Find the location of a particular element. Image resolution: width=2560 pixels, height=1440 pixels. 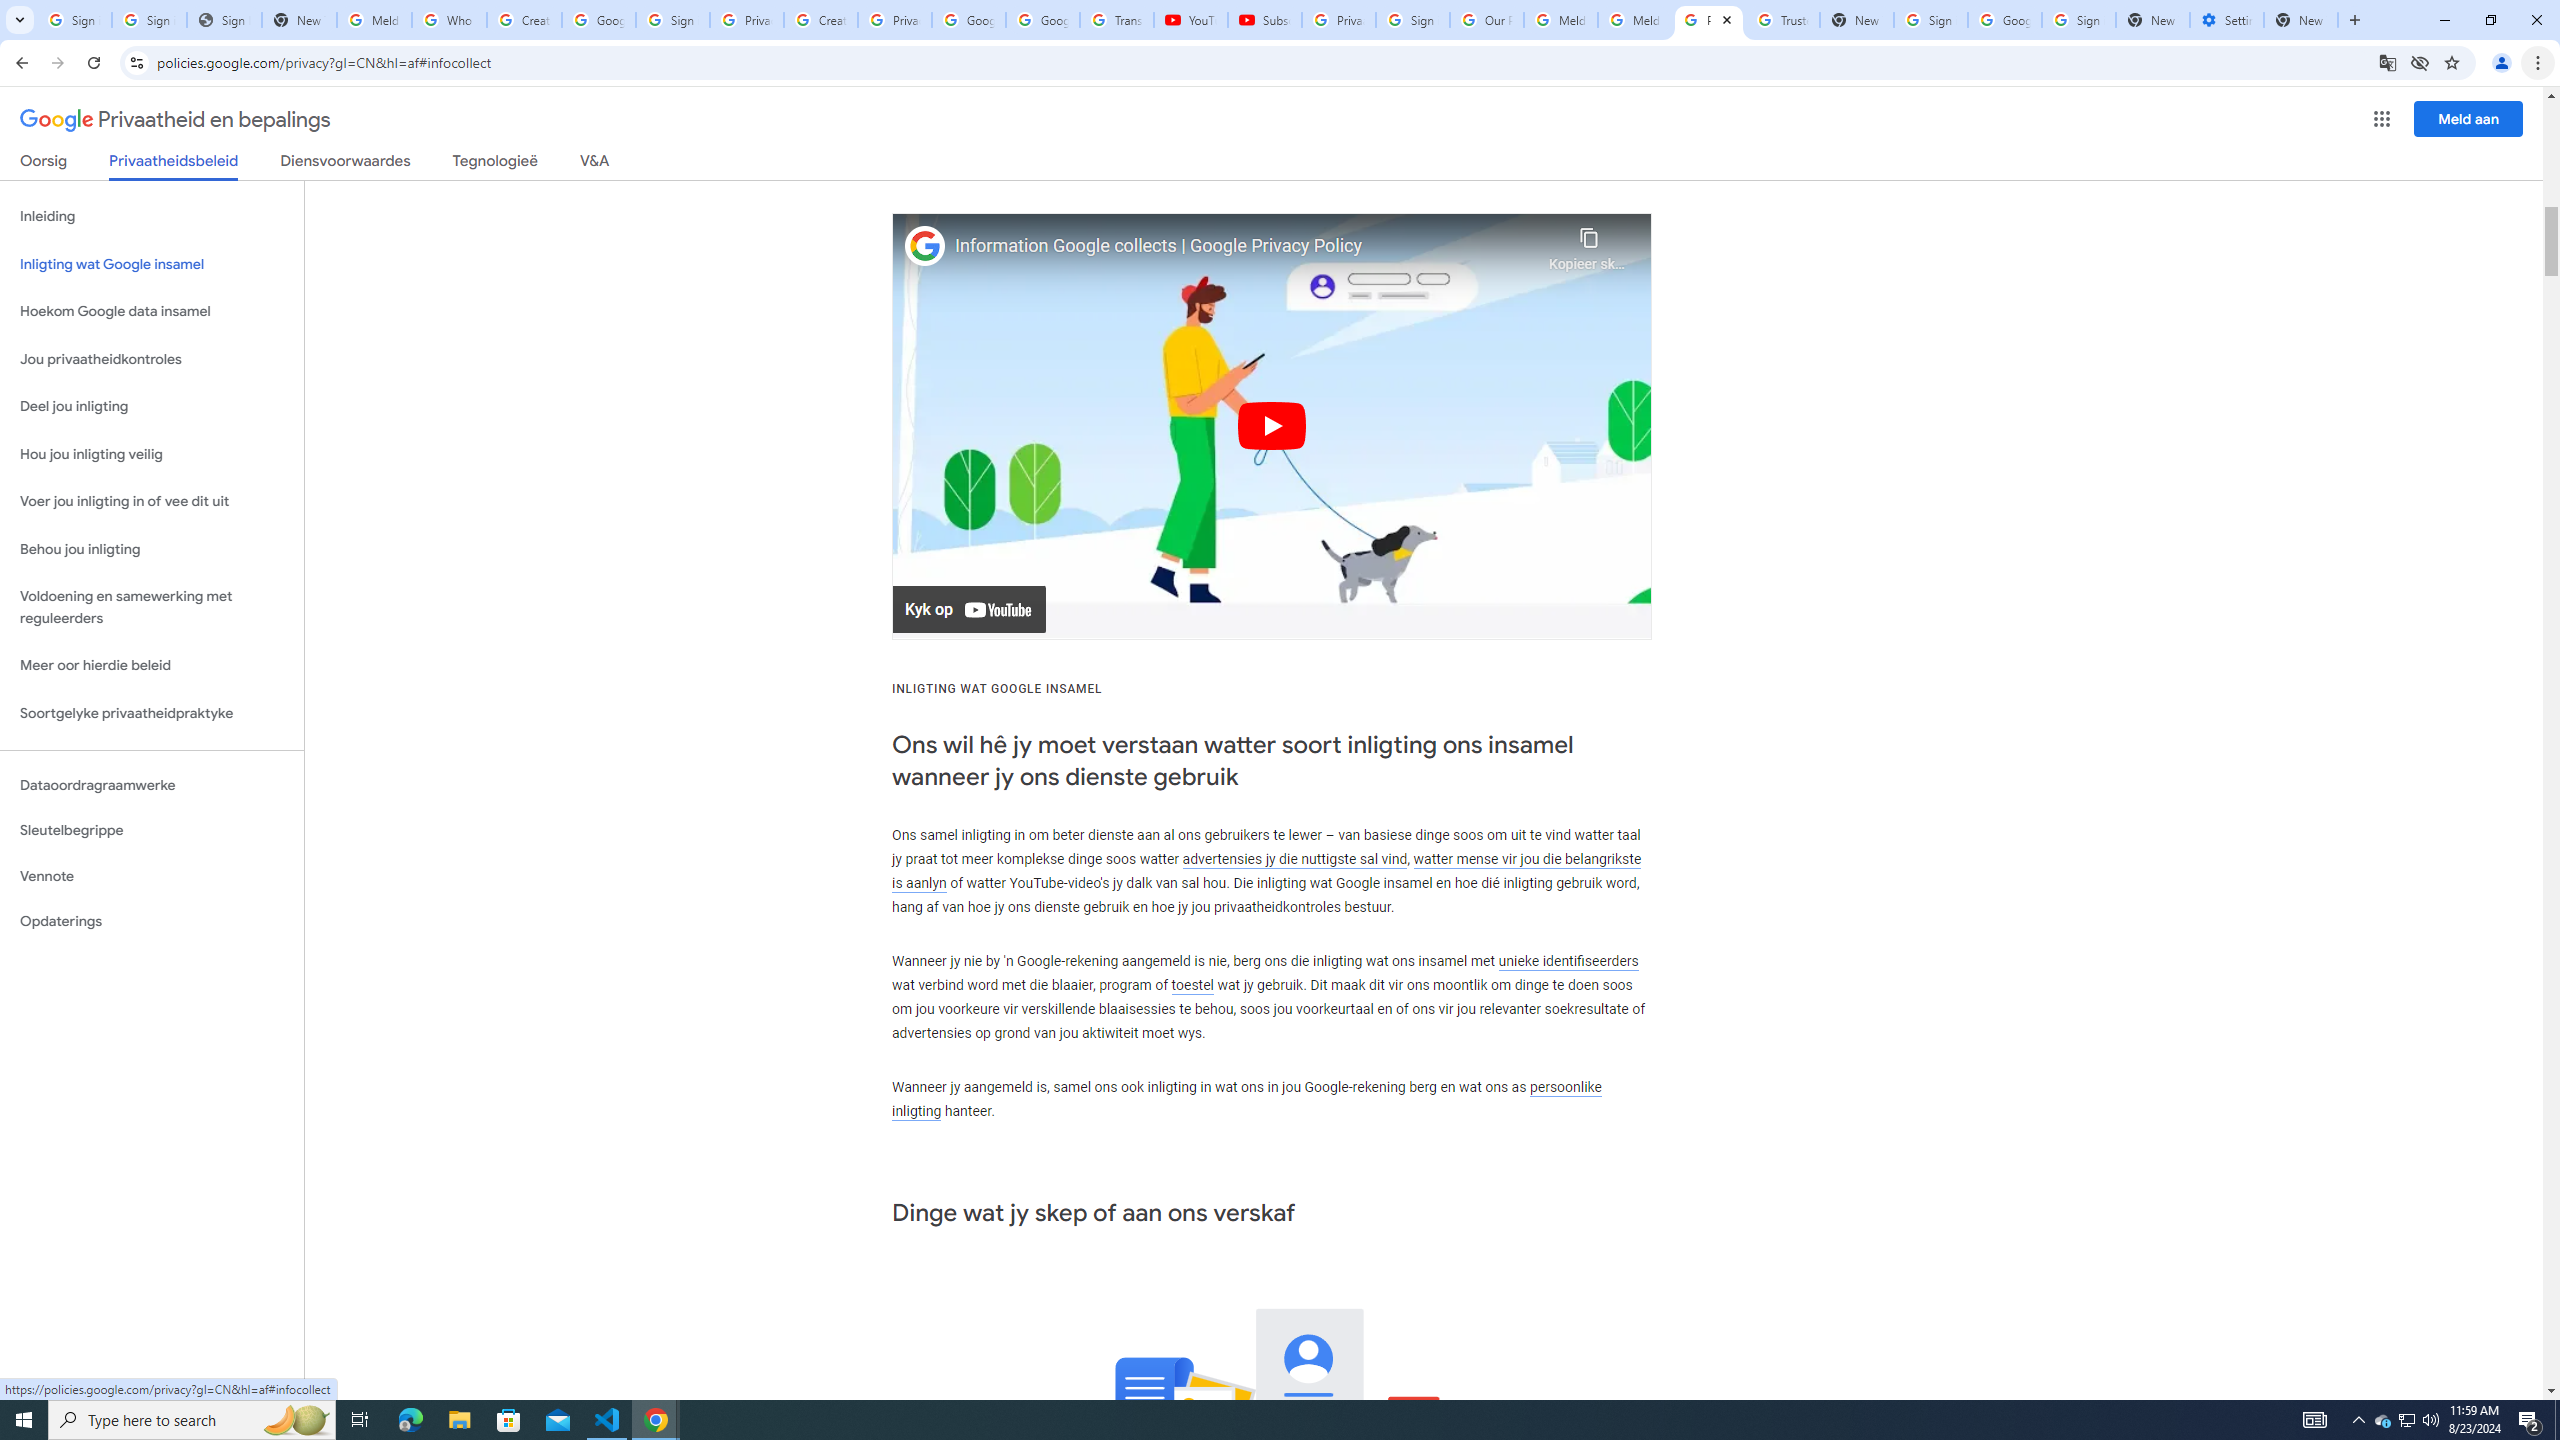

'Translate this page' is located at coordinates (2388, 61).